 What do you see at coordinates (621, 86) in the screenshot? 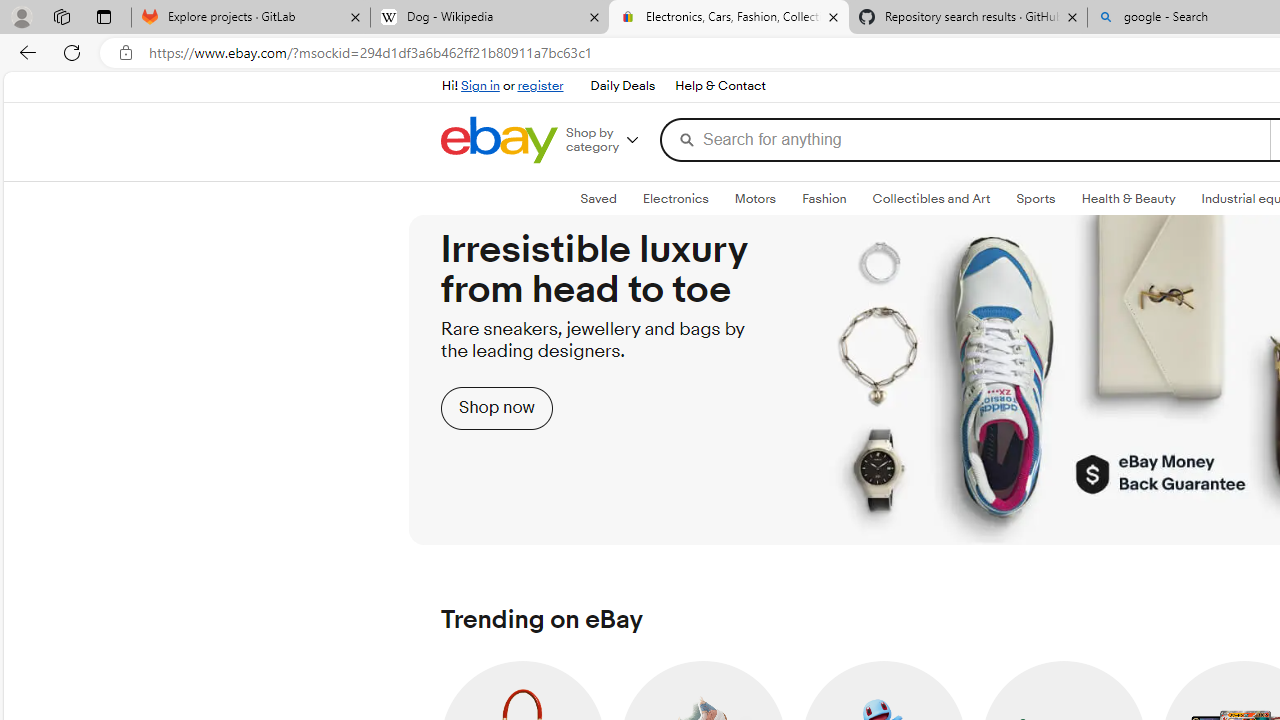
I see `'Daily Deals'` at bounding box center [621, 86].